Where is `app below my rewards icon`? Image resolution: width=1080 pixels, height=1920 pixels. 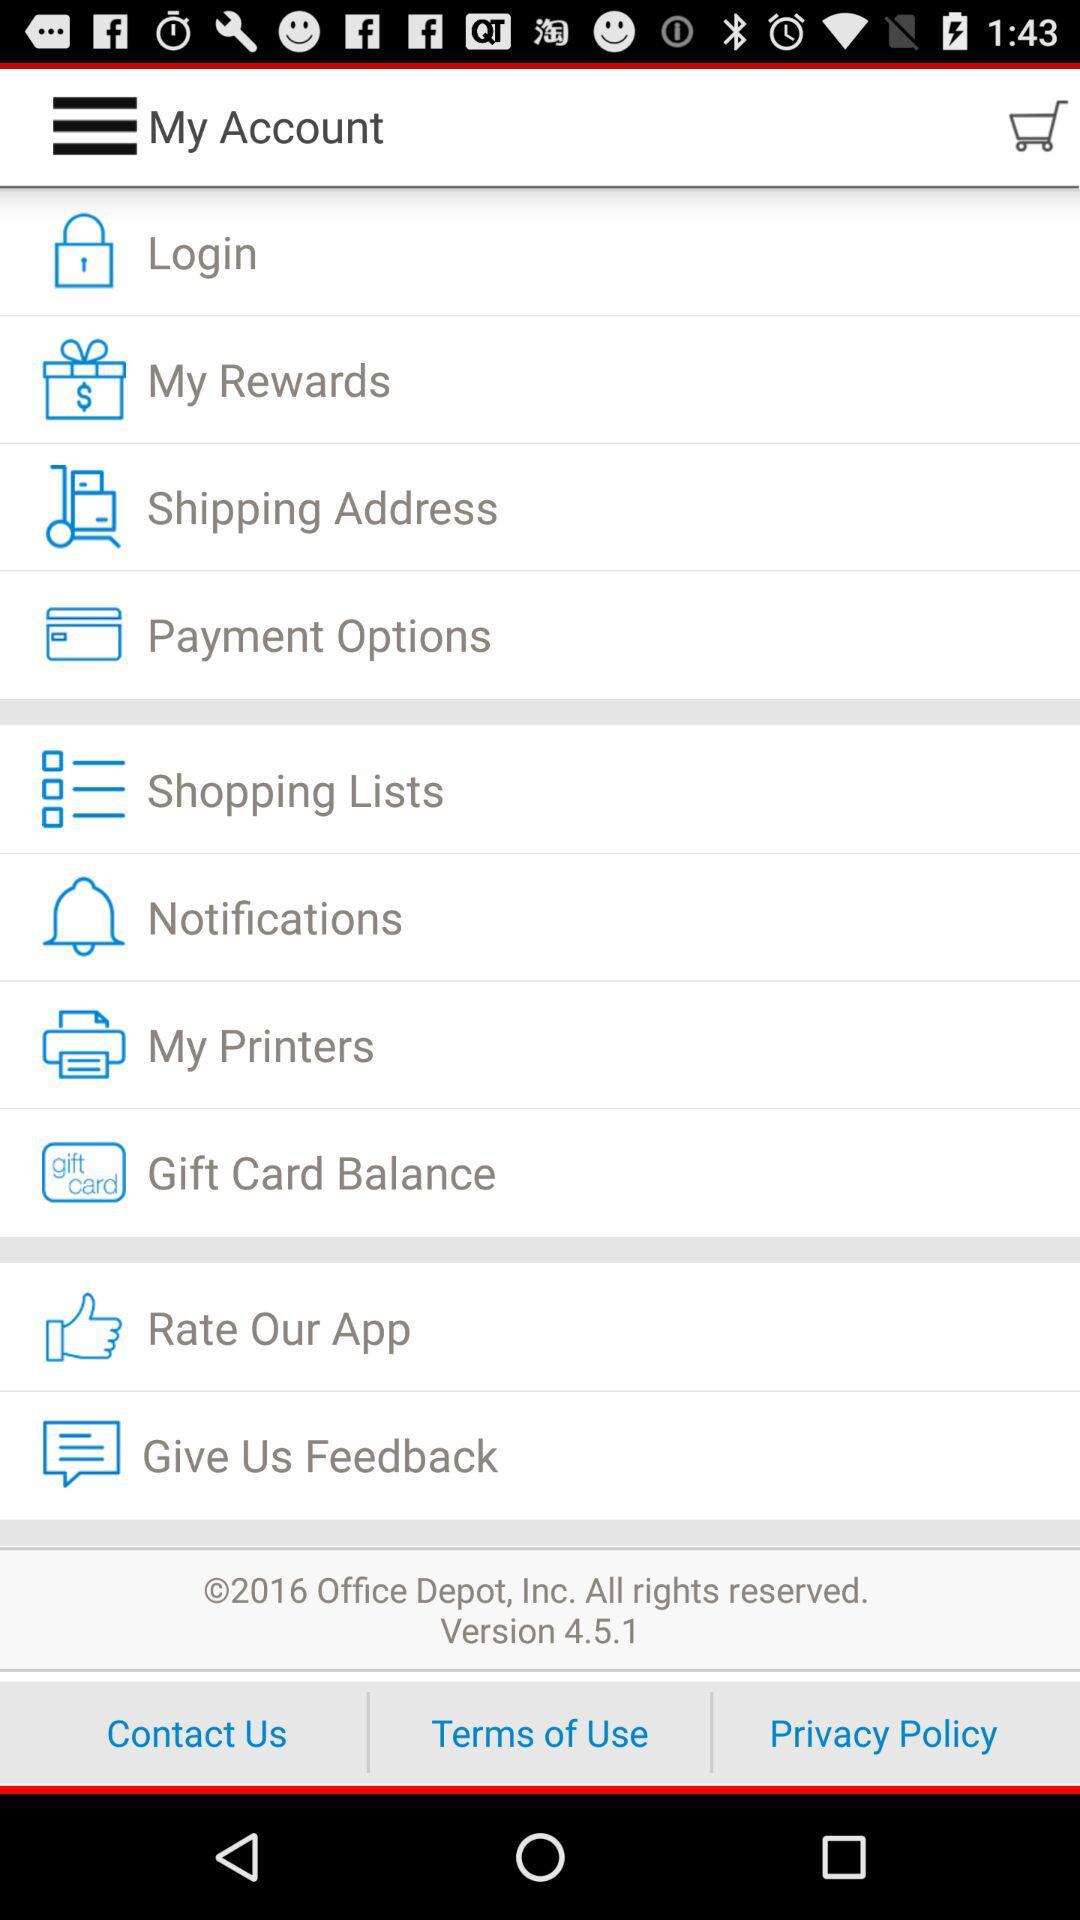
app below my rewards icon is located at coordinates (540, 507).